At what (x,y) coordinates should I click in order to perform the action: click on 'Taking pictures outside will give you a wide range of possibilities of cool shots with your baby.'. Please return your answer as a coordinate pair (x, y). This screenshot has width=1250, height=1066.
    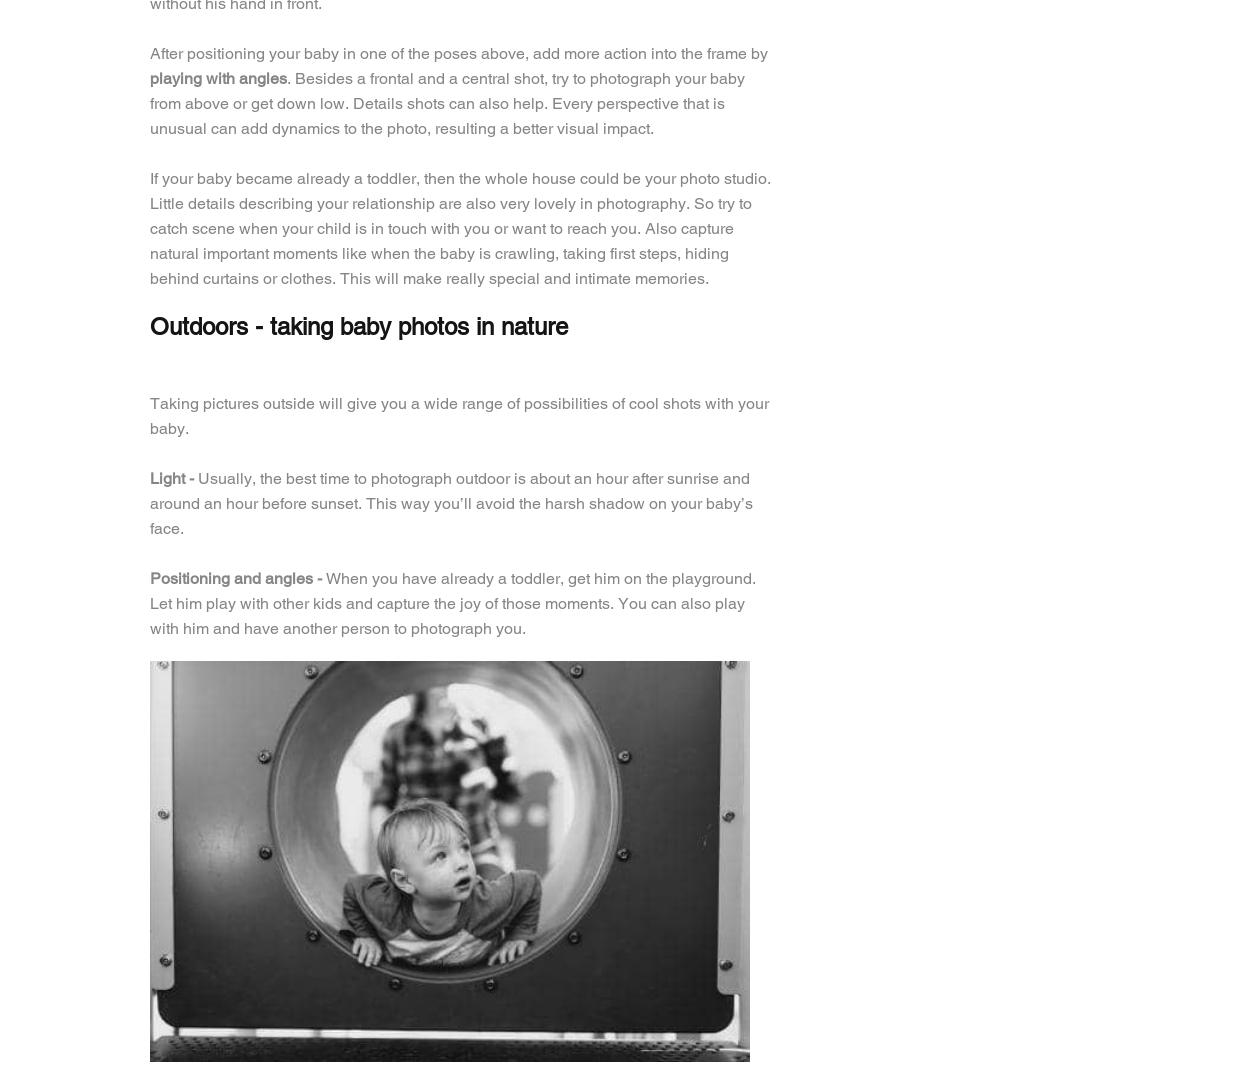
    Looking at the image, I should click on (458, 415).